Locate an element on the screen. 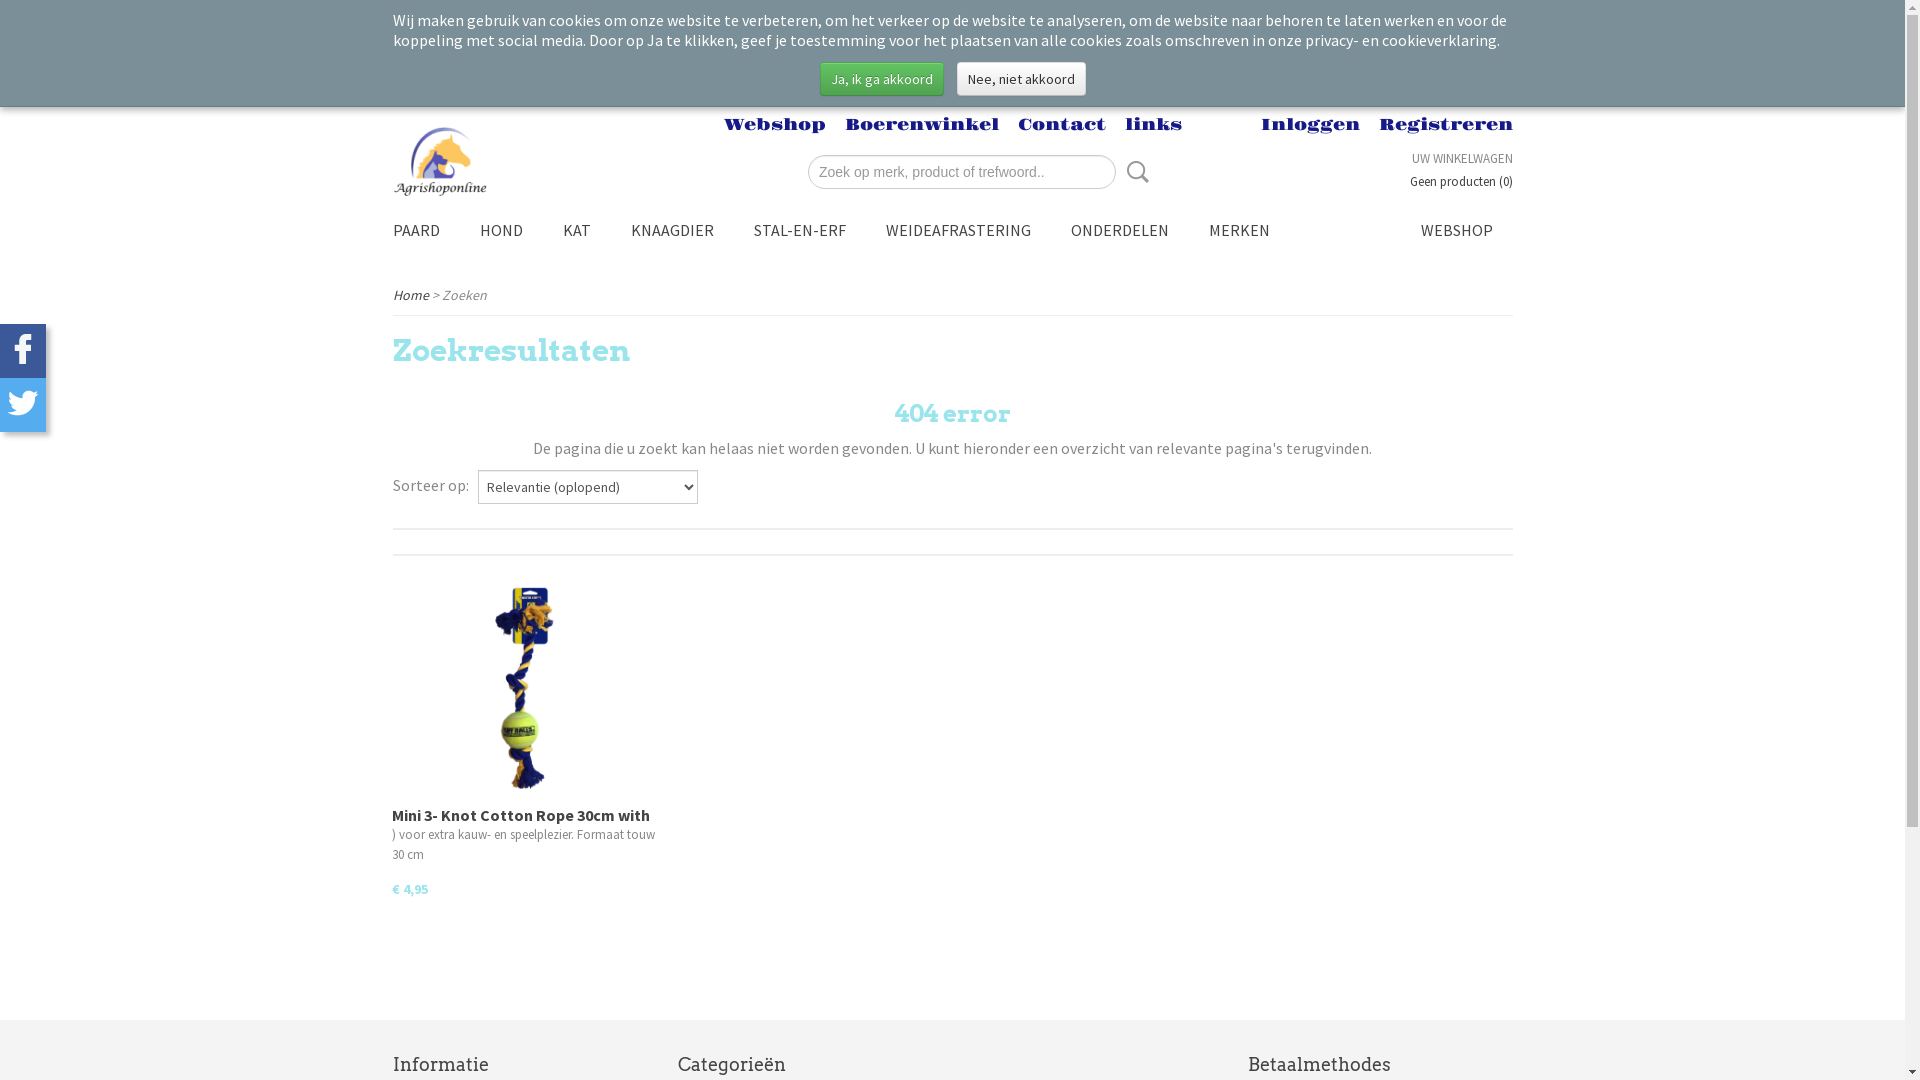  'MERKEN' is located at coordinates (1237, 229).